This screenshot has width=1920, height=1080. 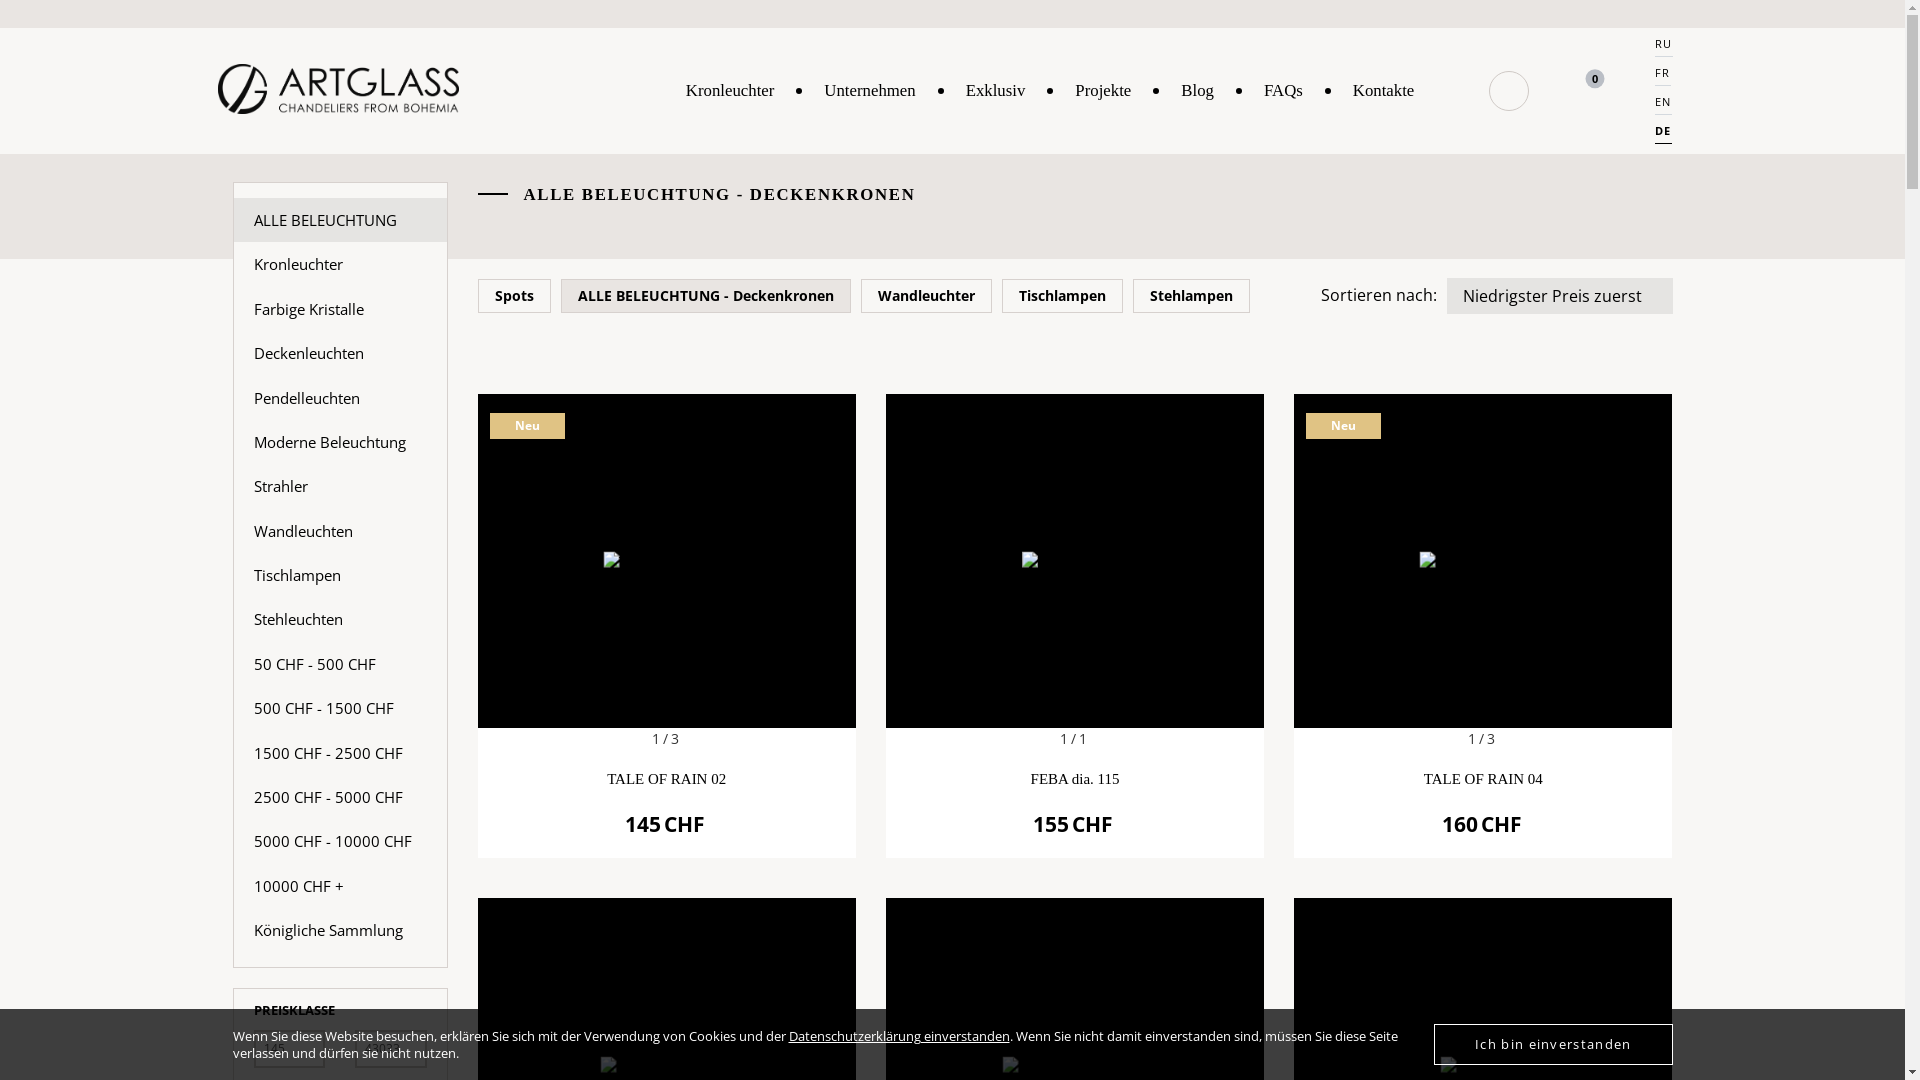 What do you see at coordinates (1483, 625) in the screenshot?
I see `'1/3` at bounding box center [1483, 625].